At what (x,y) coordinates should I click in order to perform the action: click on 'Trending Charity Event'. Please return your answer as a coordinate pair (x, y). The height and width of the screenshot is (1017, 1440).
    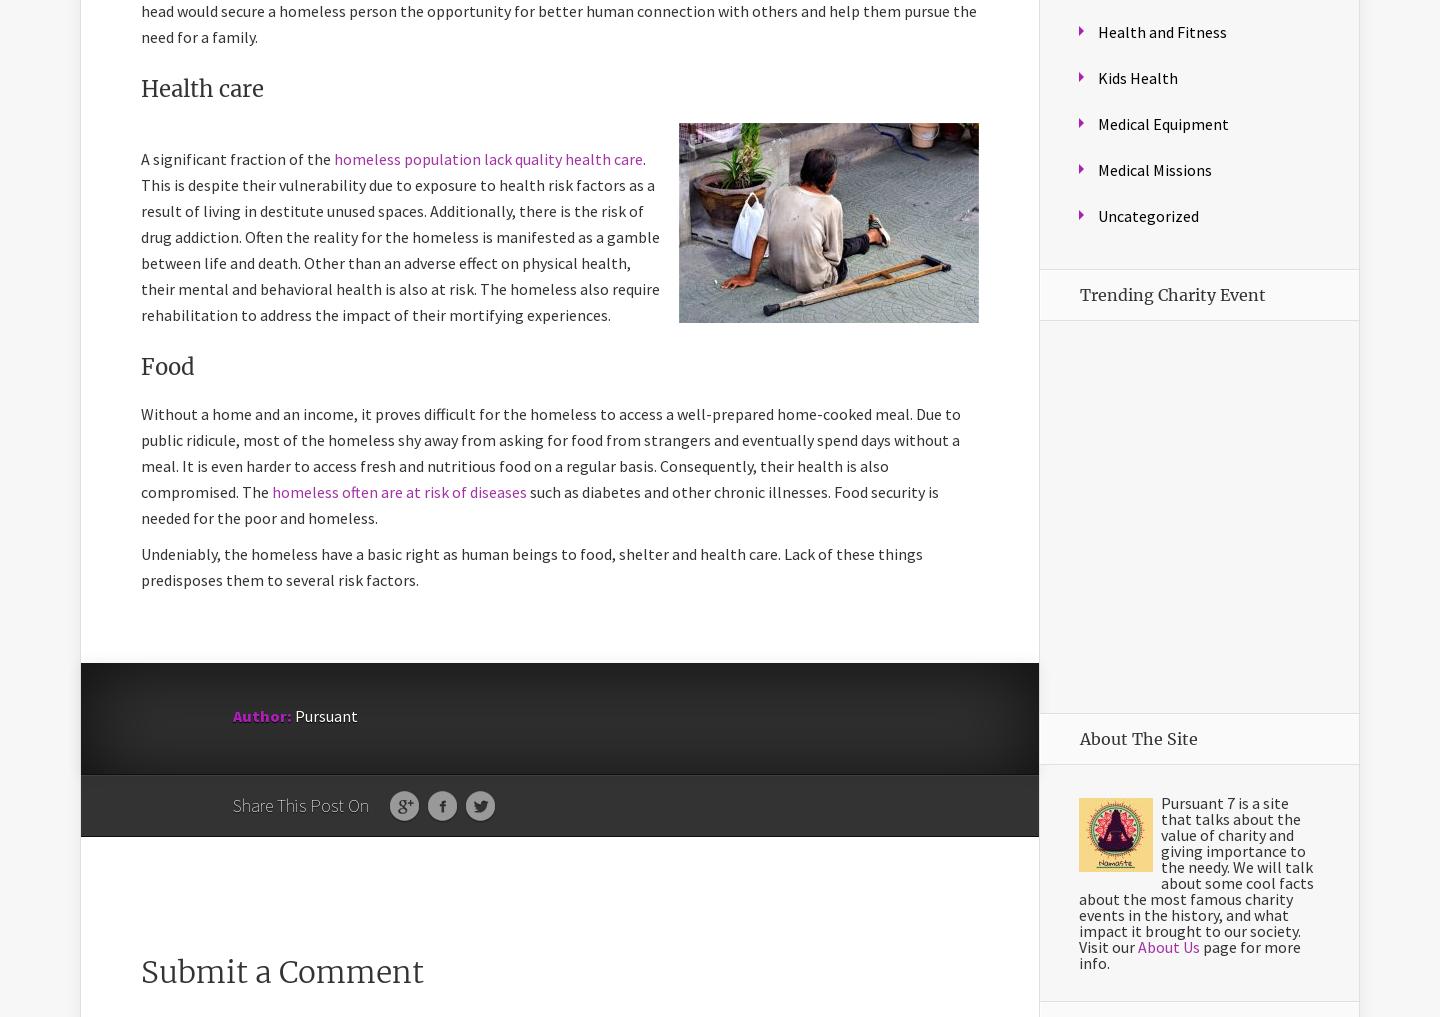
    Looking at the image, I should click on (1173, 295).